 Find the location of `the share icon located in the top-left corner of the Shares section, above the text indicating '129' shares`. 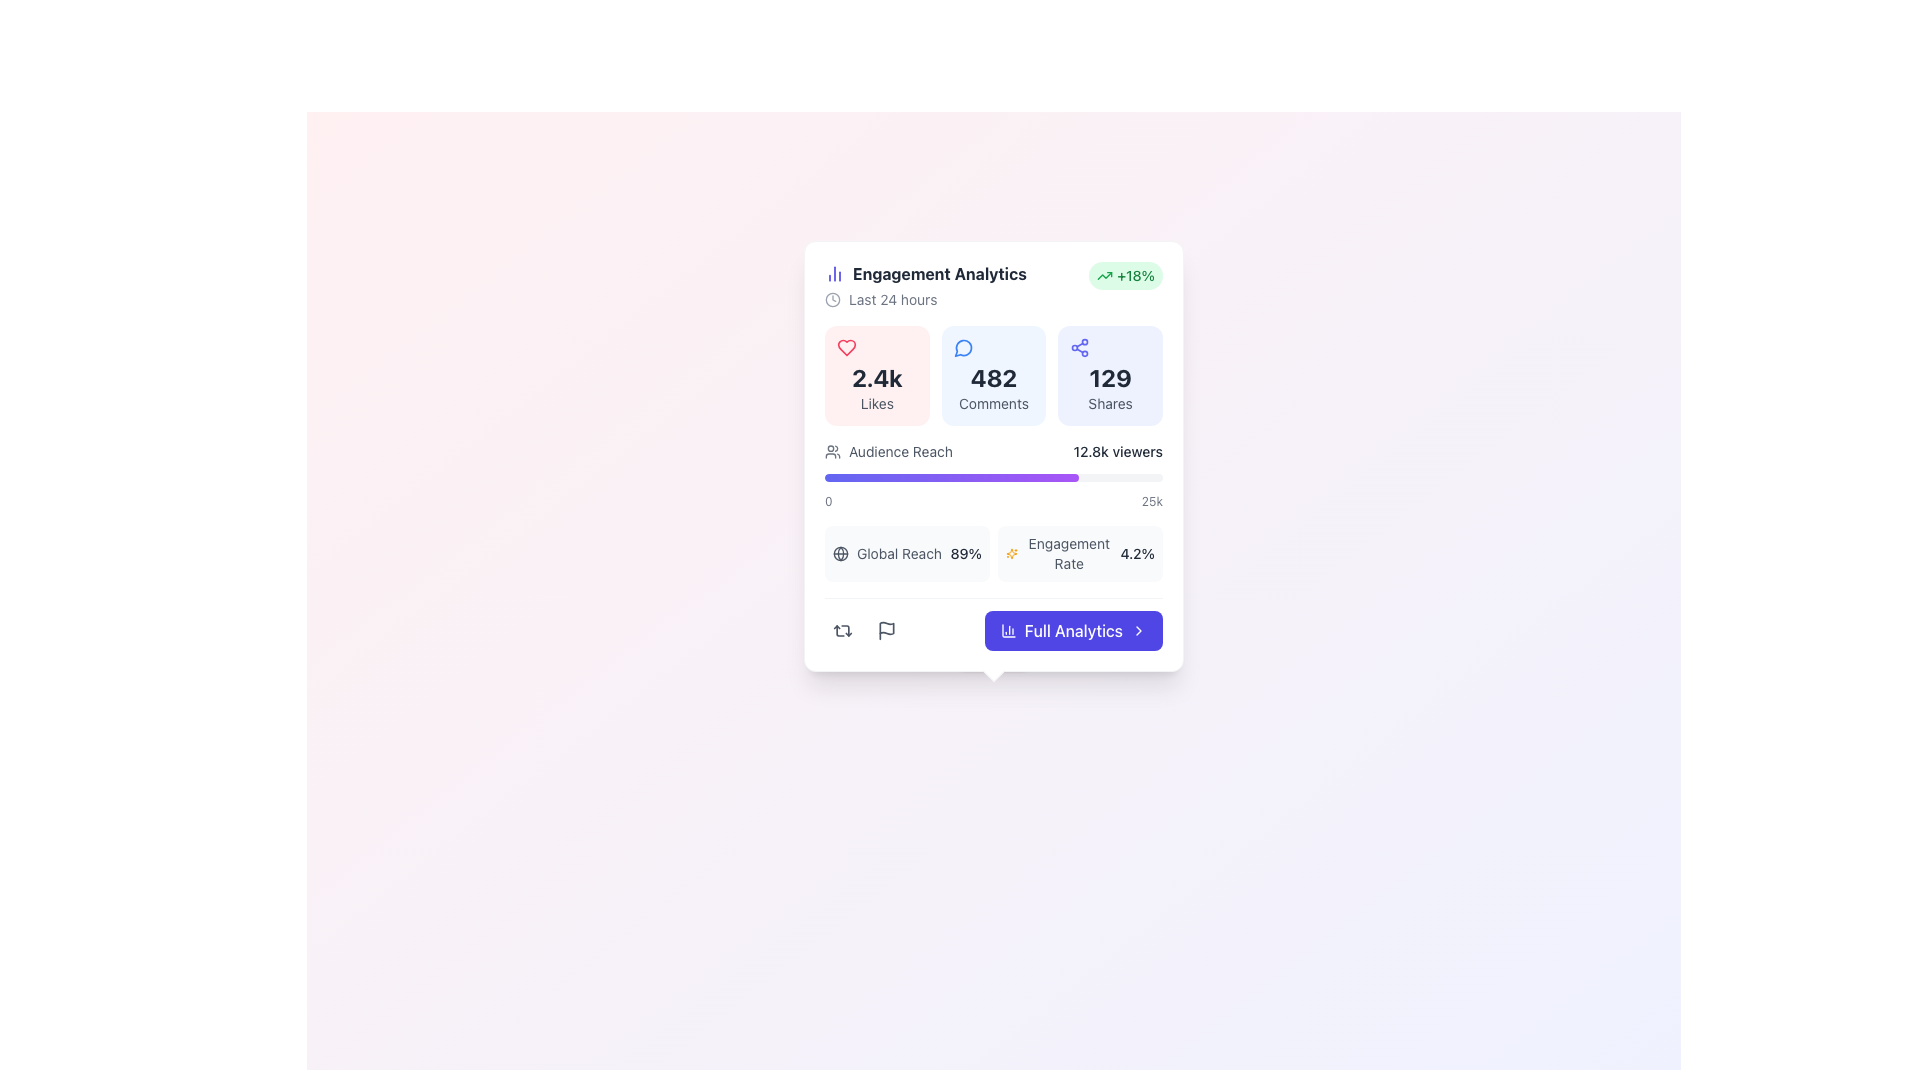

the share icon located in the top-left corner of the Shares section, above the text indicating '129' shares is located at coordinates (1079, 346).